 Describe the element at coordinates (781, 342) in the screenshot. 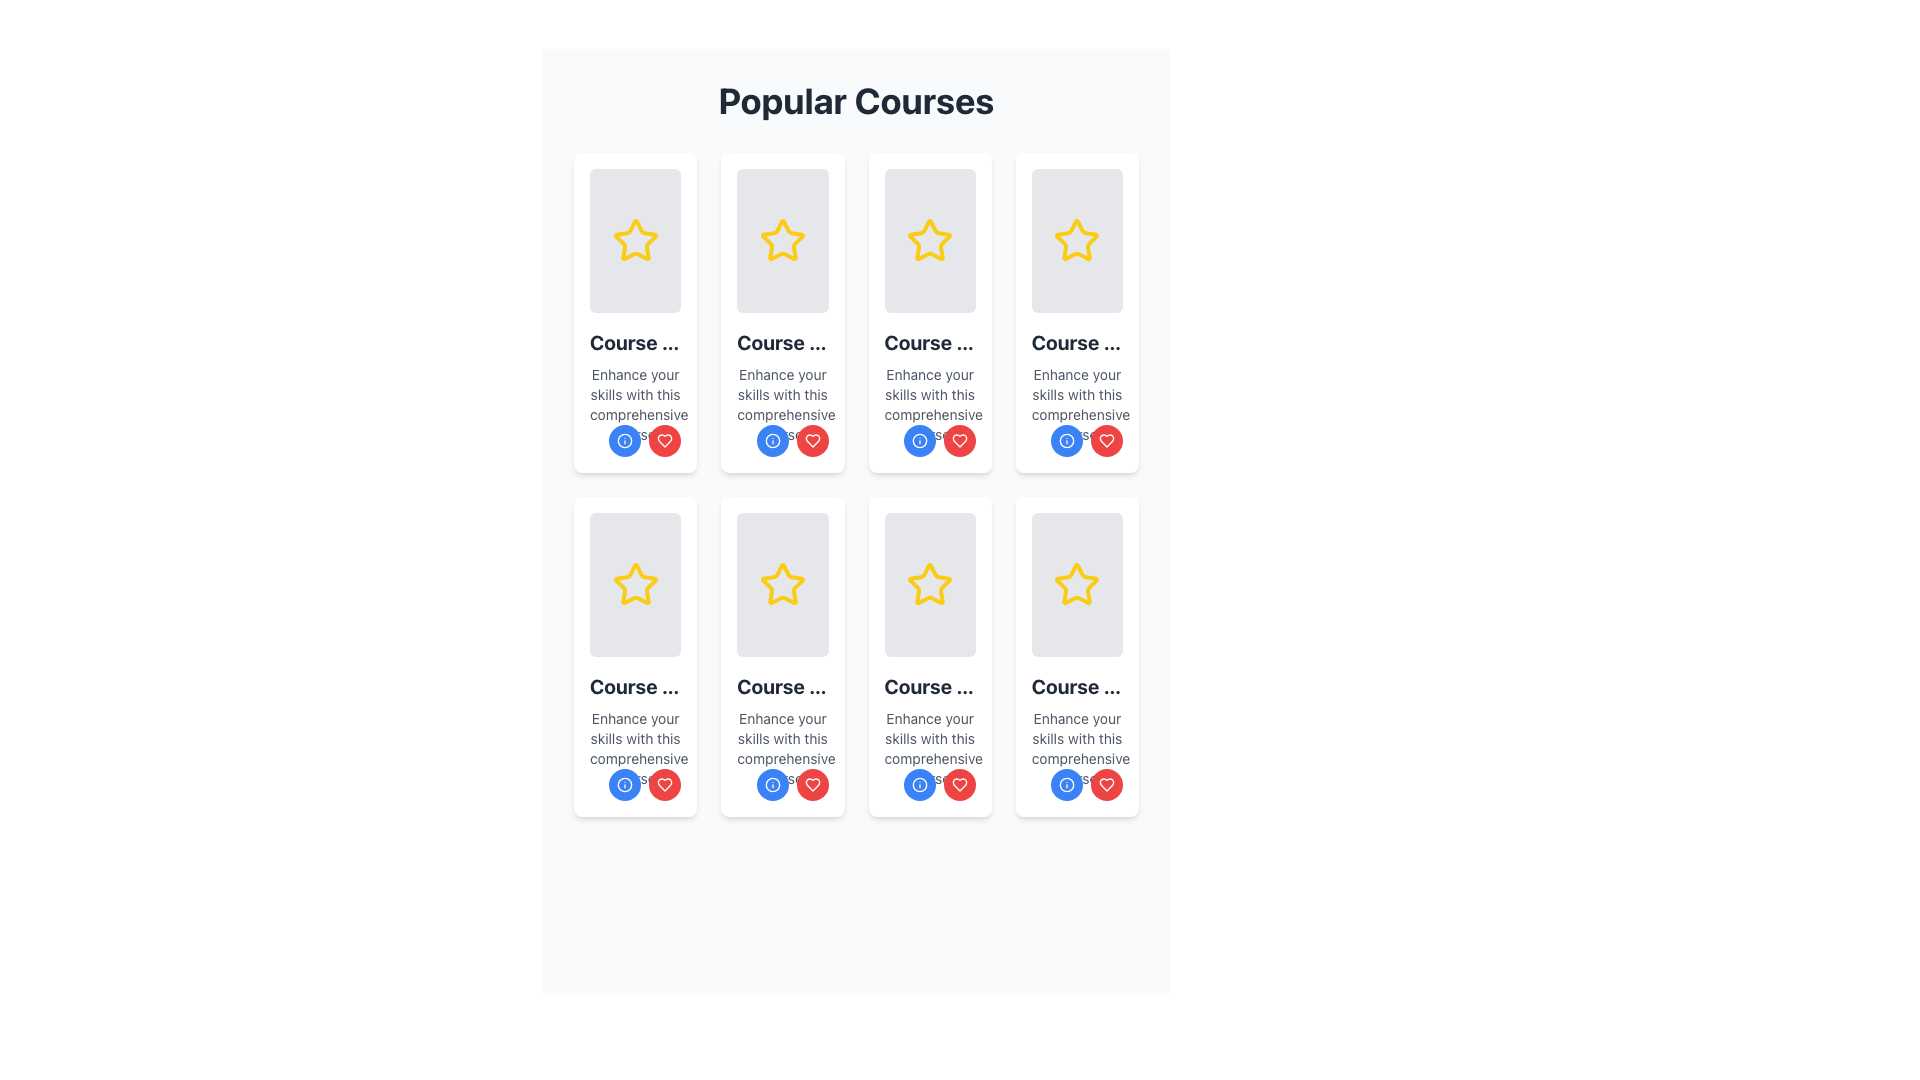

I see `the Text Label displaying 'Course Title 2' which is positioned at the top of the card in the second column and first row of the layout grid` at that location.